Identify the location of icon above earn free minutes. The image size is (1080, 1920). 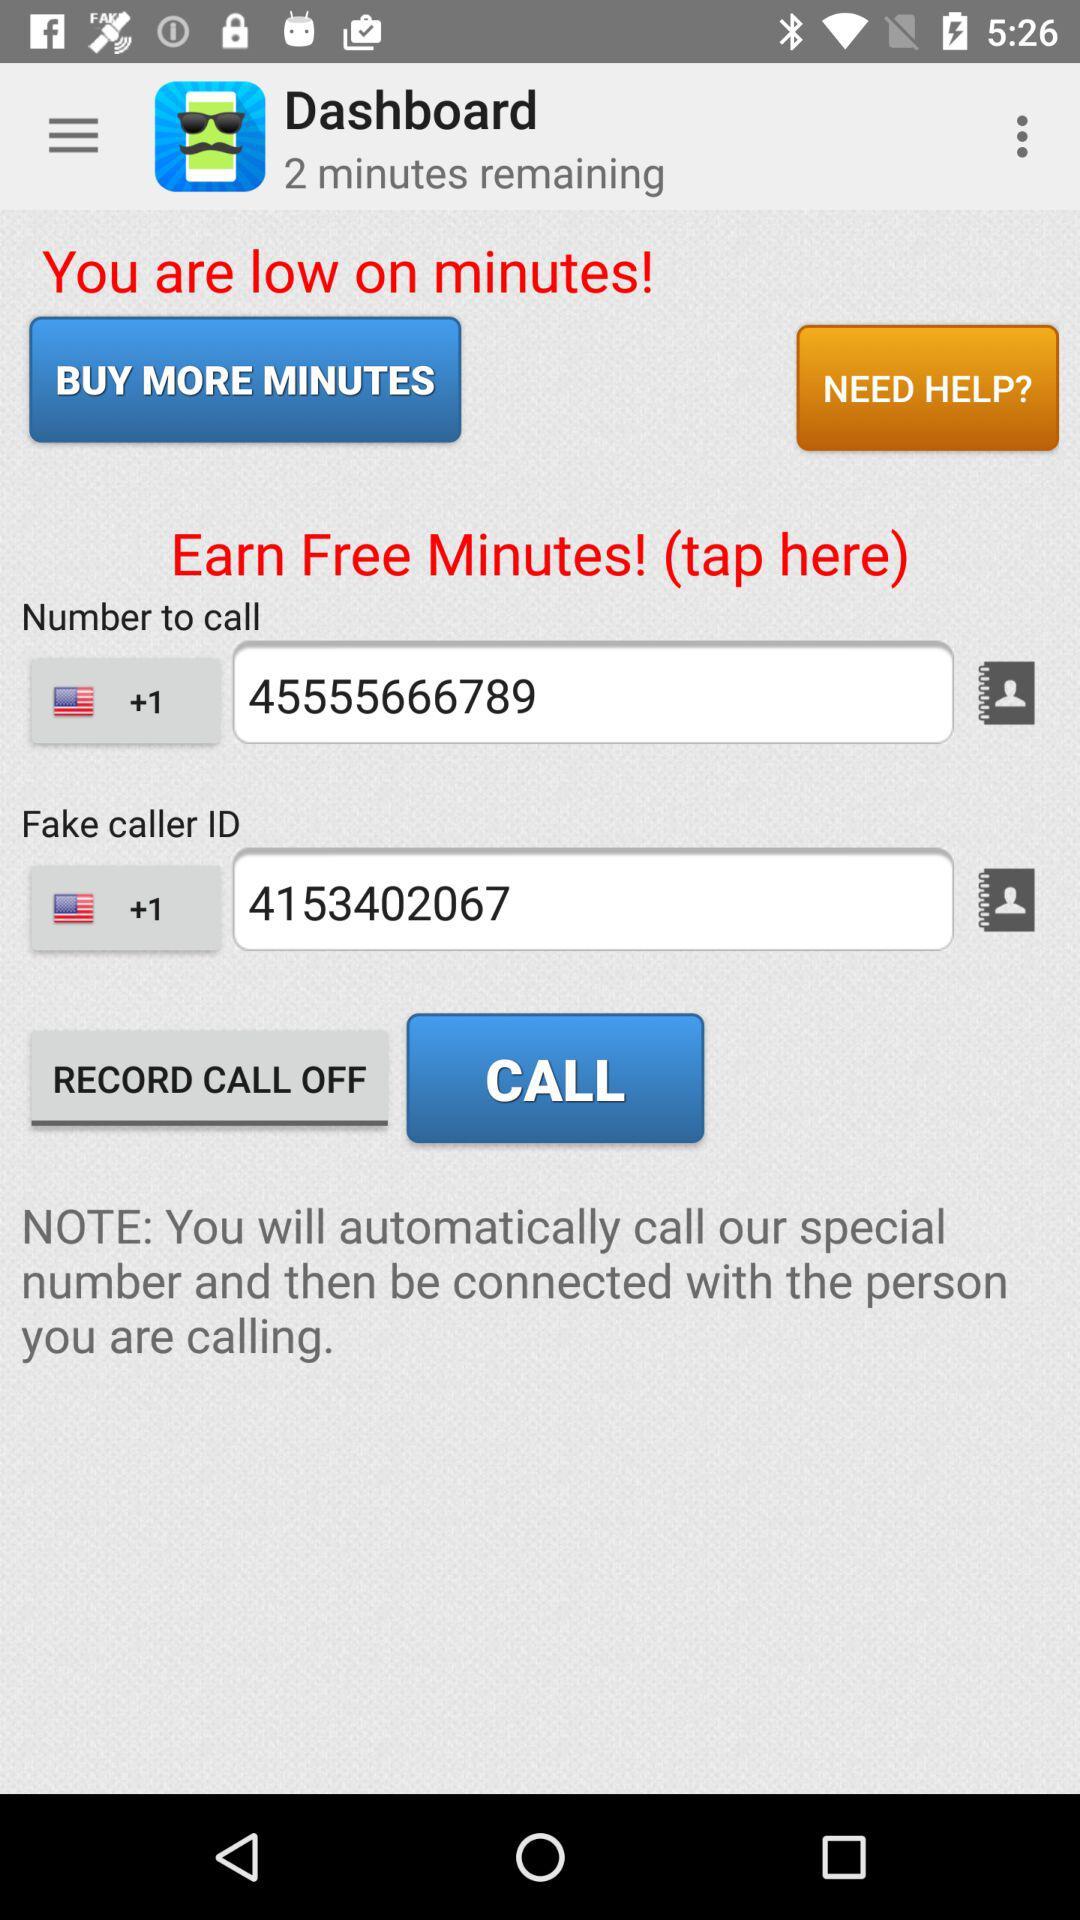
(244, 379).